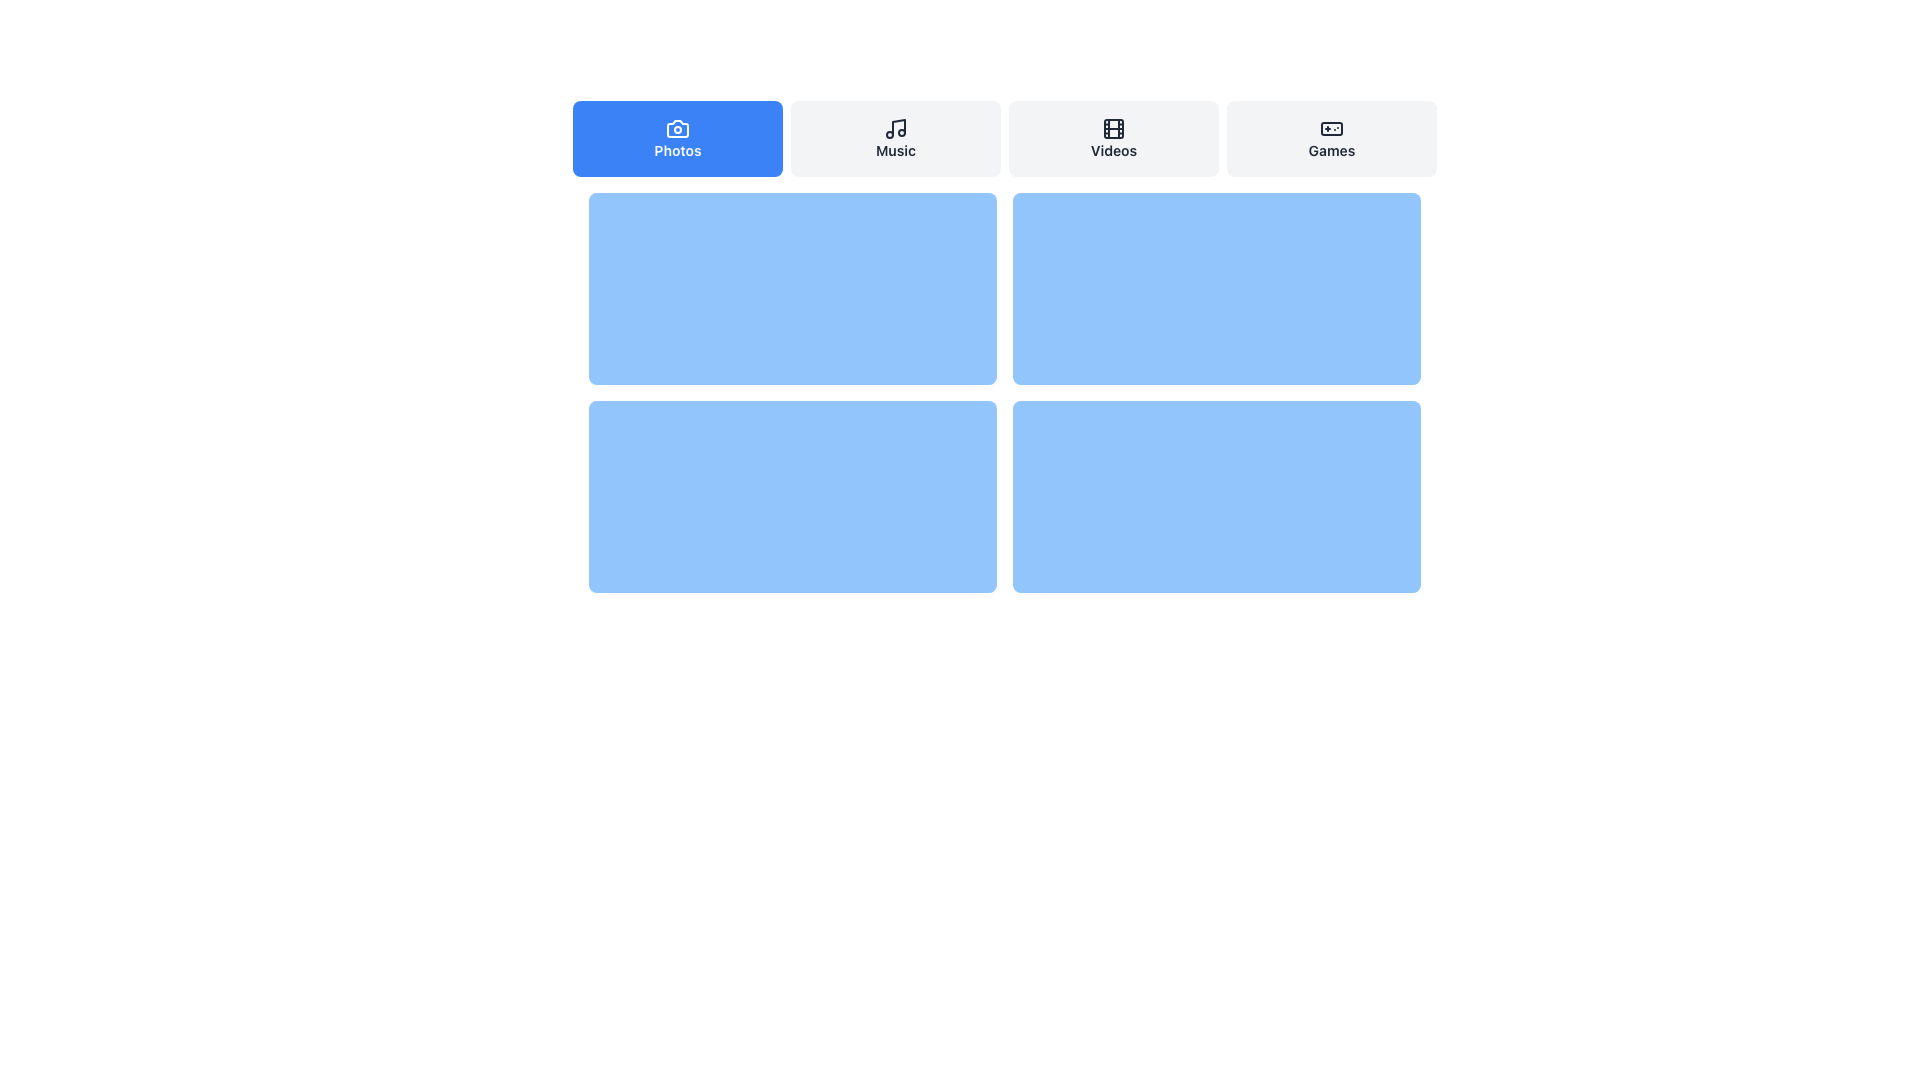  I want to click on the top-right panel of the 2x2 grid structure that serves as a decorative placeholder, so click(1216, 289).